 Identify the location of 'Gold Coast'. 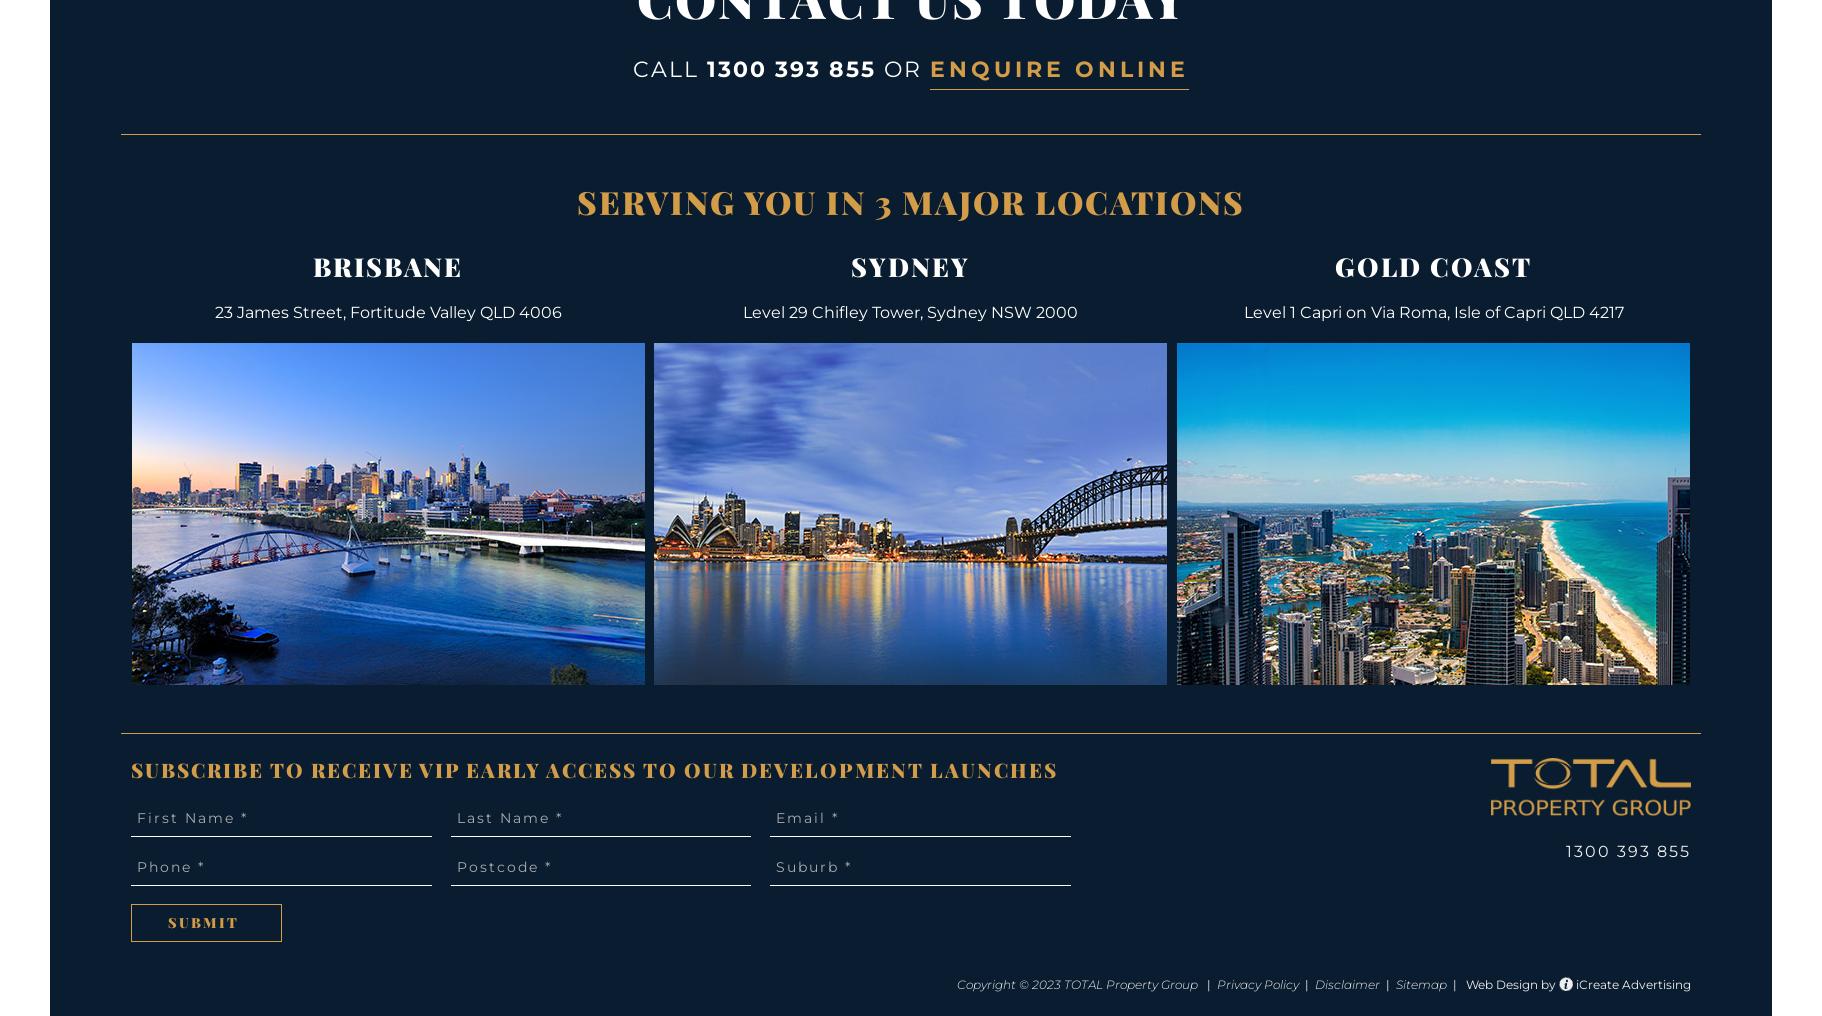
(1333, 265).